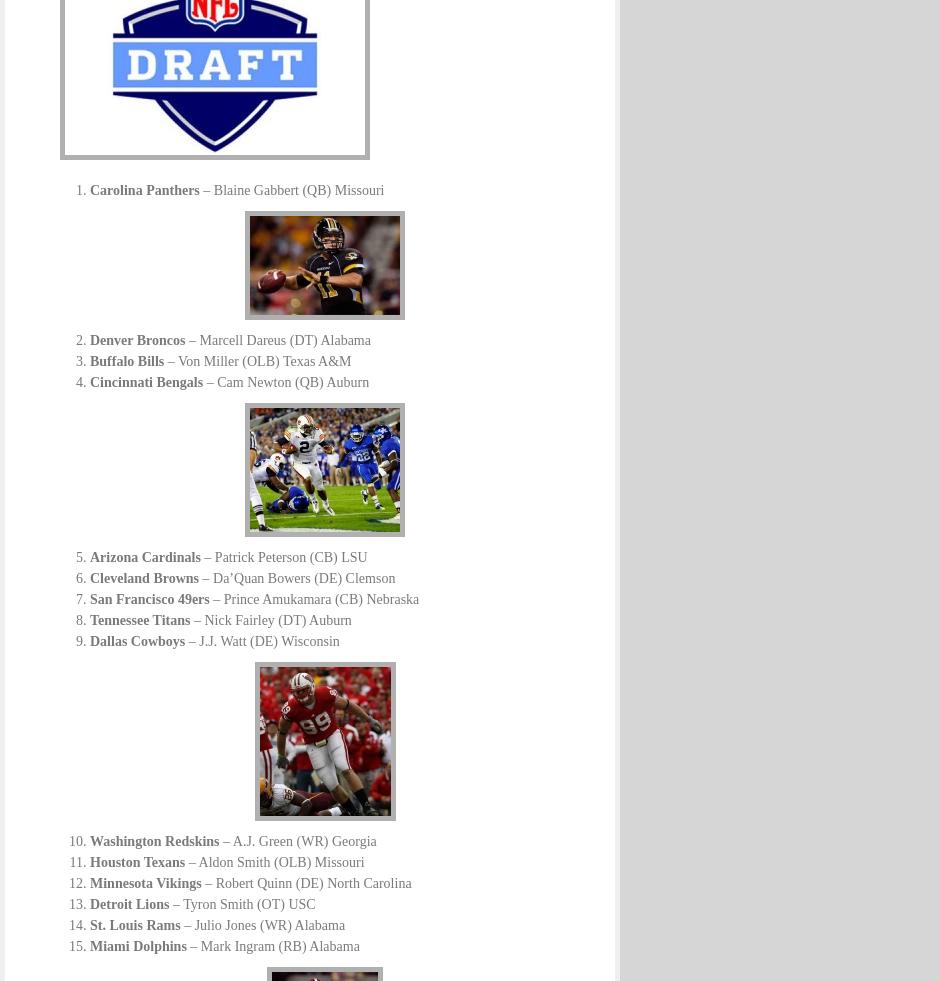  Describe the element at coordinates (143, 578) in the screenshot. I see `'Cleveland Browns'` at that location.